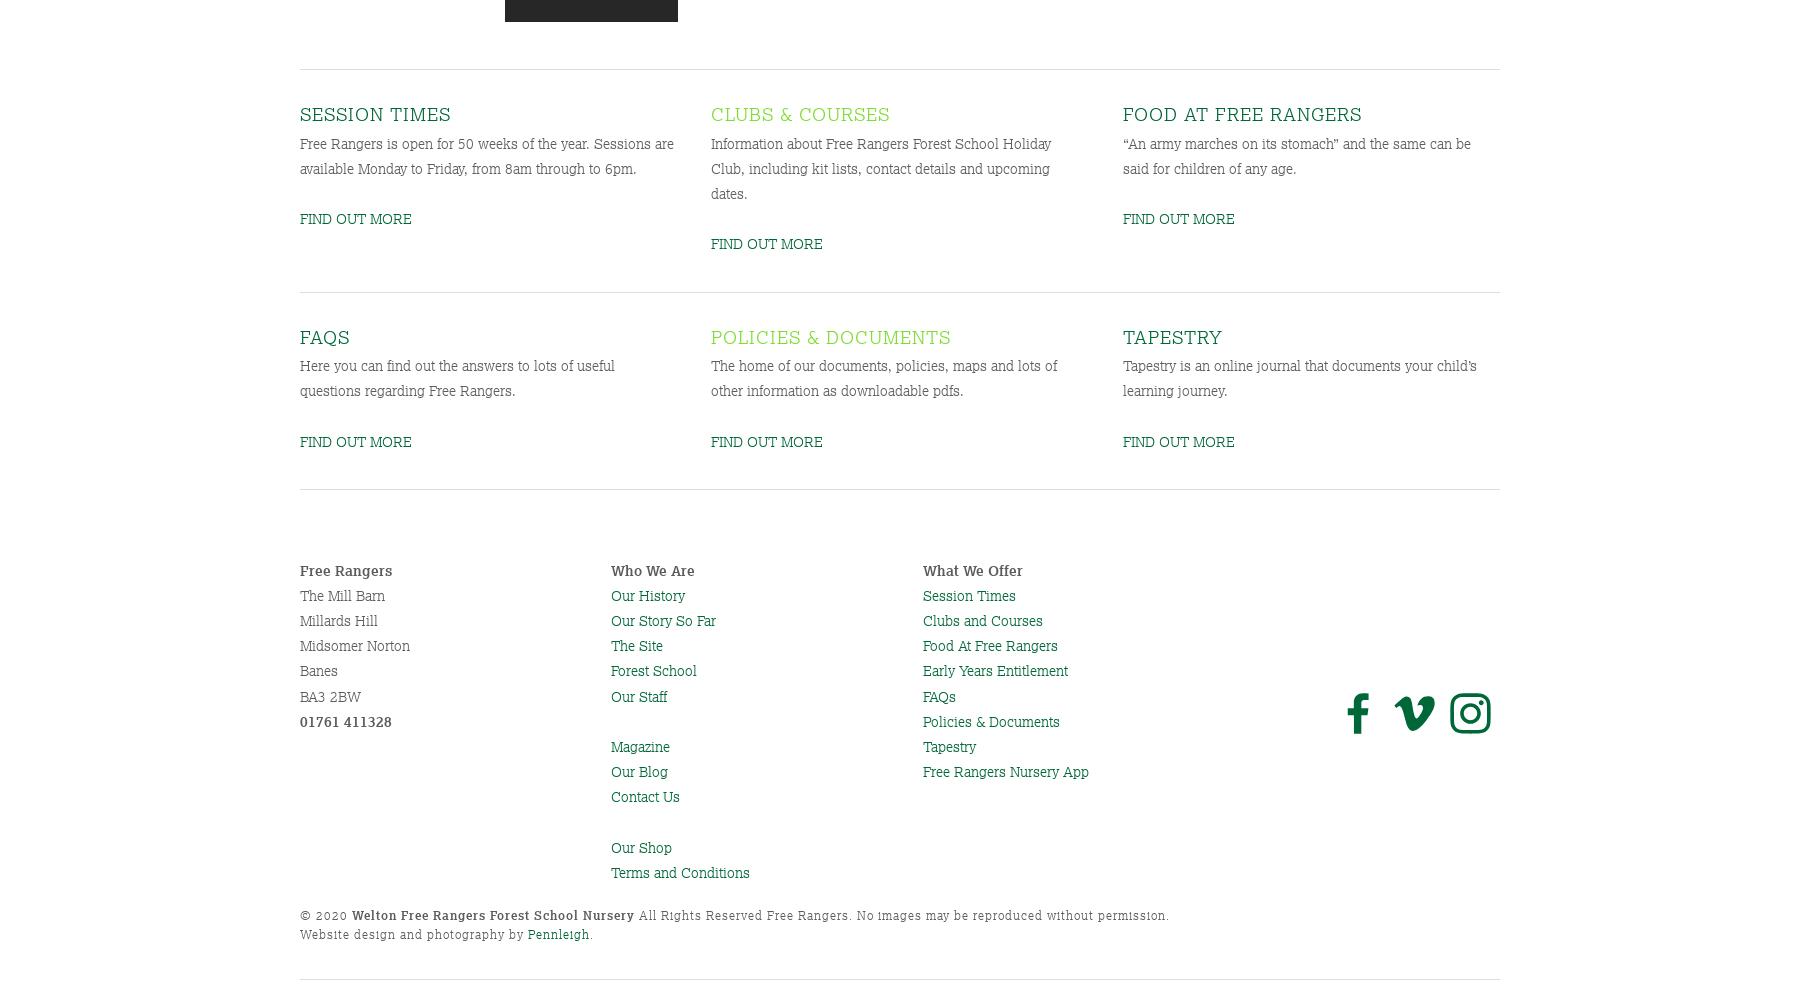 Image resolution: width=1800 pixels, height=997 pixels. I want to click on 'Terms and Conditions', so click(679, 870).